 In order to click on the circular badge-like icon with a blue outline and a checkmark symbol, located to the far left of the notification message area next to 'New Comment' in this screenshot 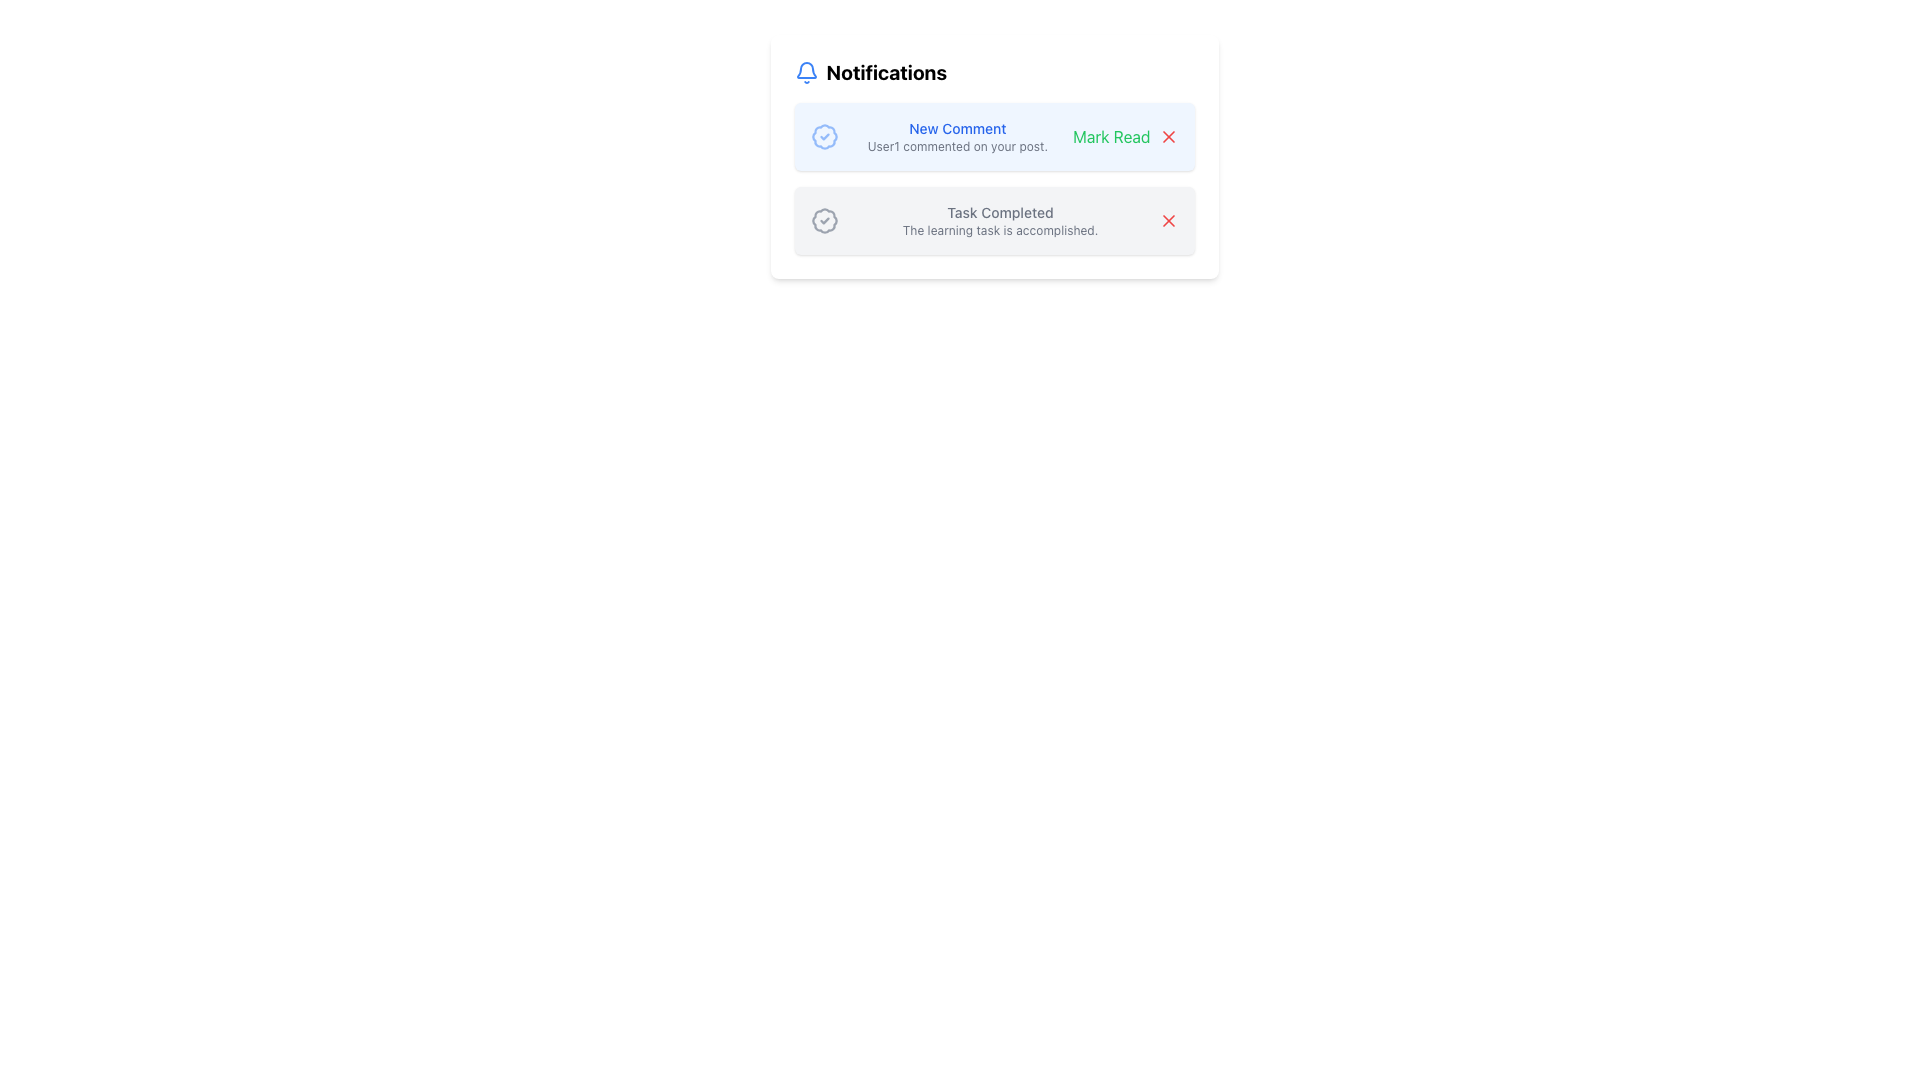, I will do `click(824, 136)`.